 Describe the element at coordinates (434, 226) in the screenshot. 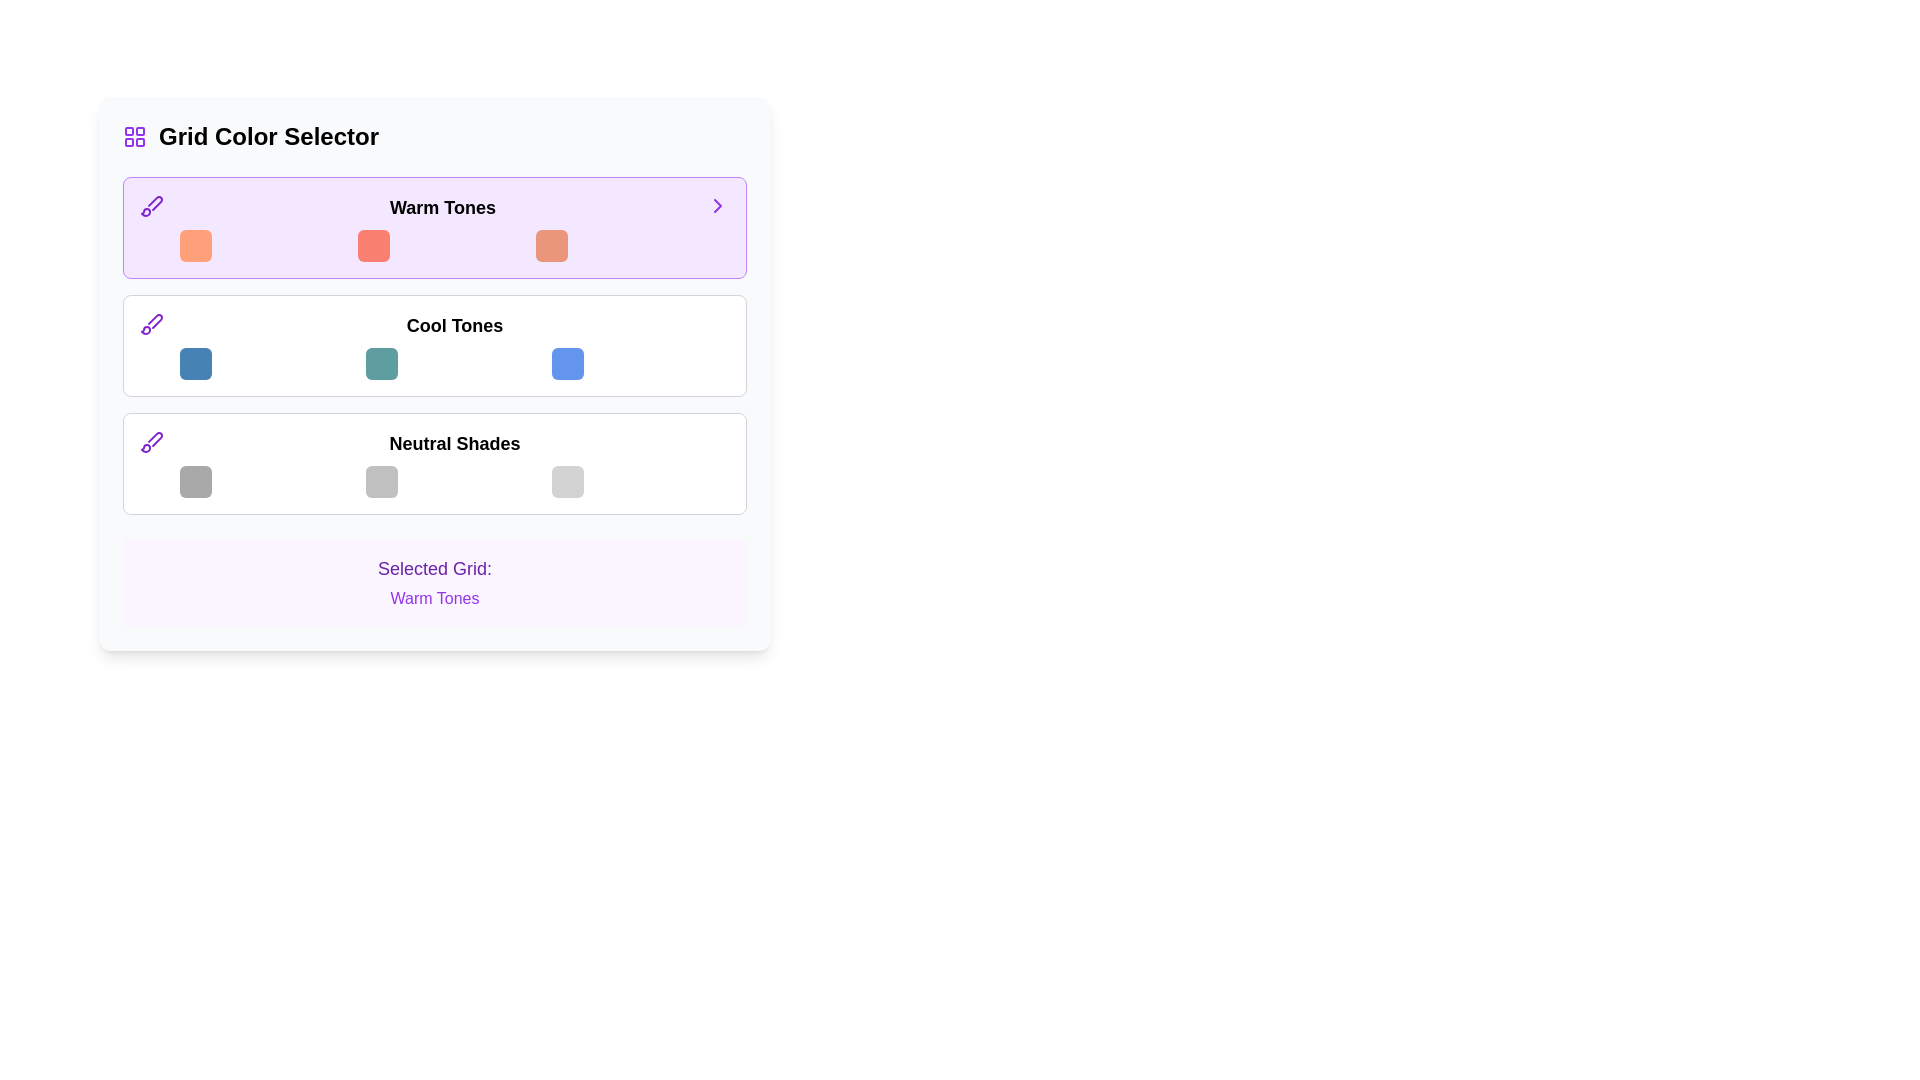

I see `the Card component with a gradient purple background and 'Warm Tones' text` at that location.